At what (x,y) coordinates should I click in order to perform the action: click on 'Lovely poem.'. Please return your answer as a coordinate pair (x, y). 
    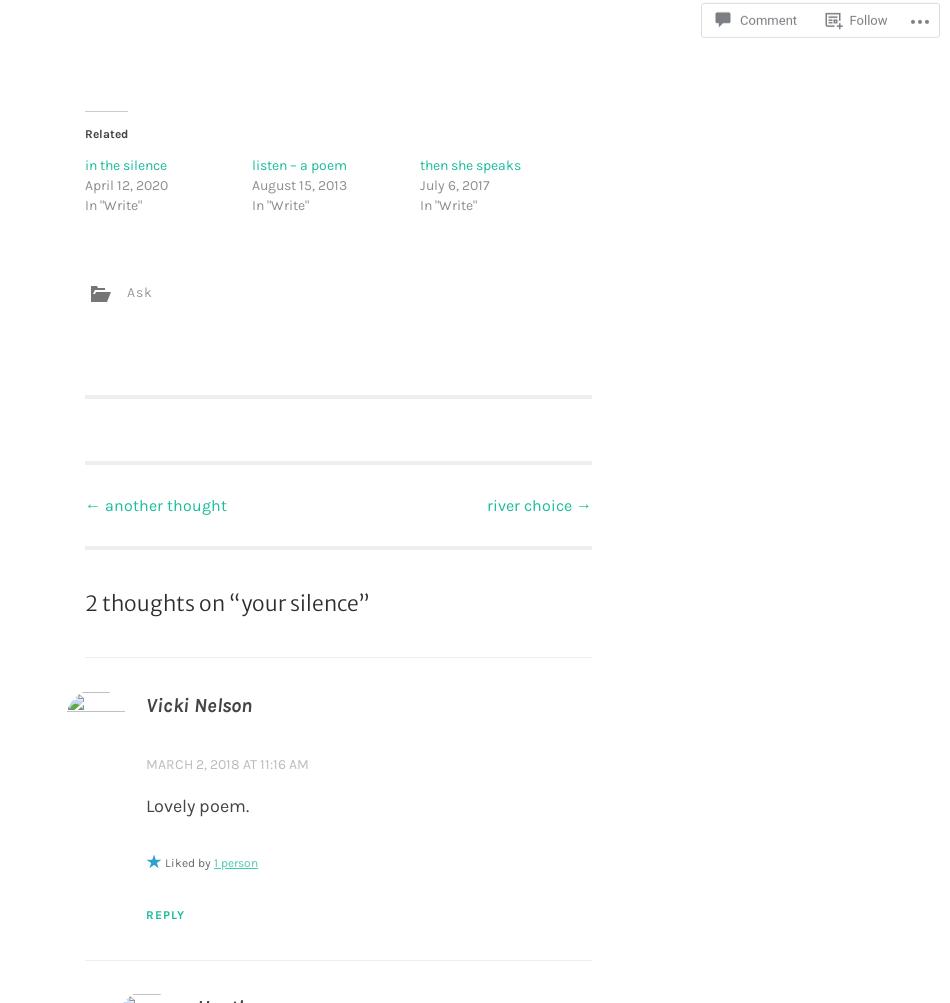
    Looking at the image, I should click on (197, 805).